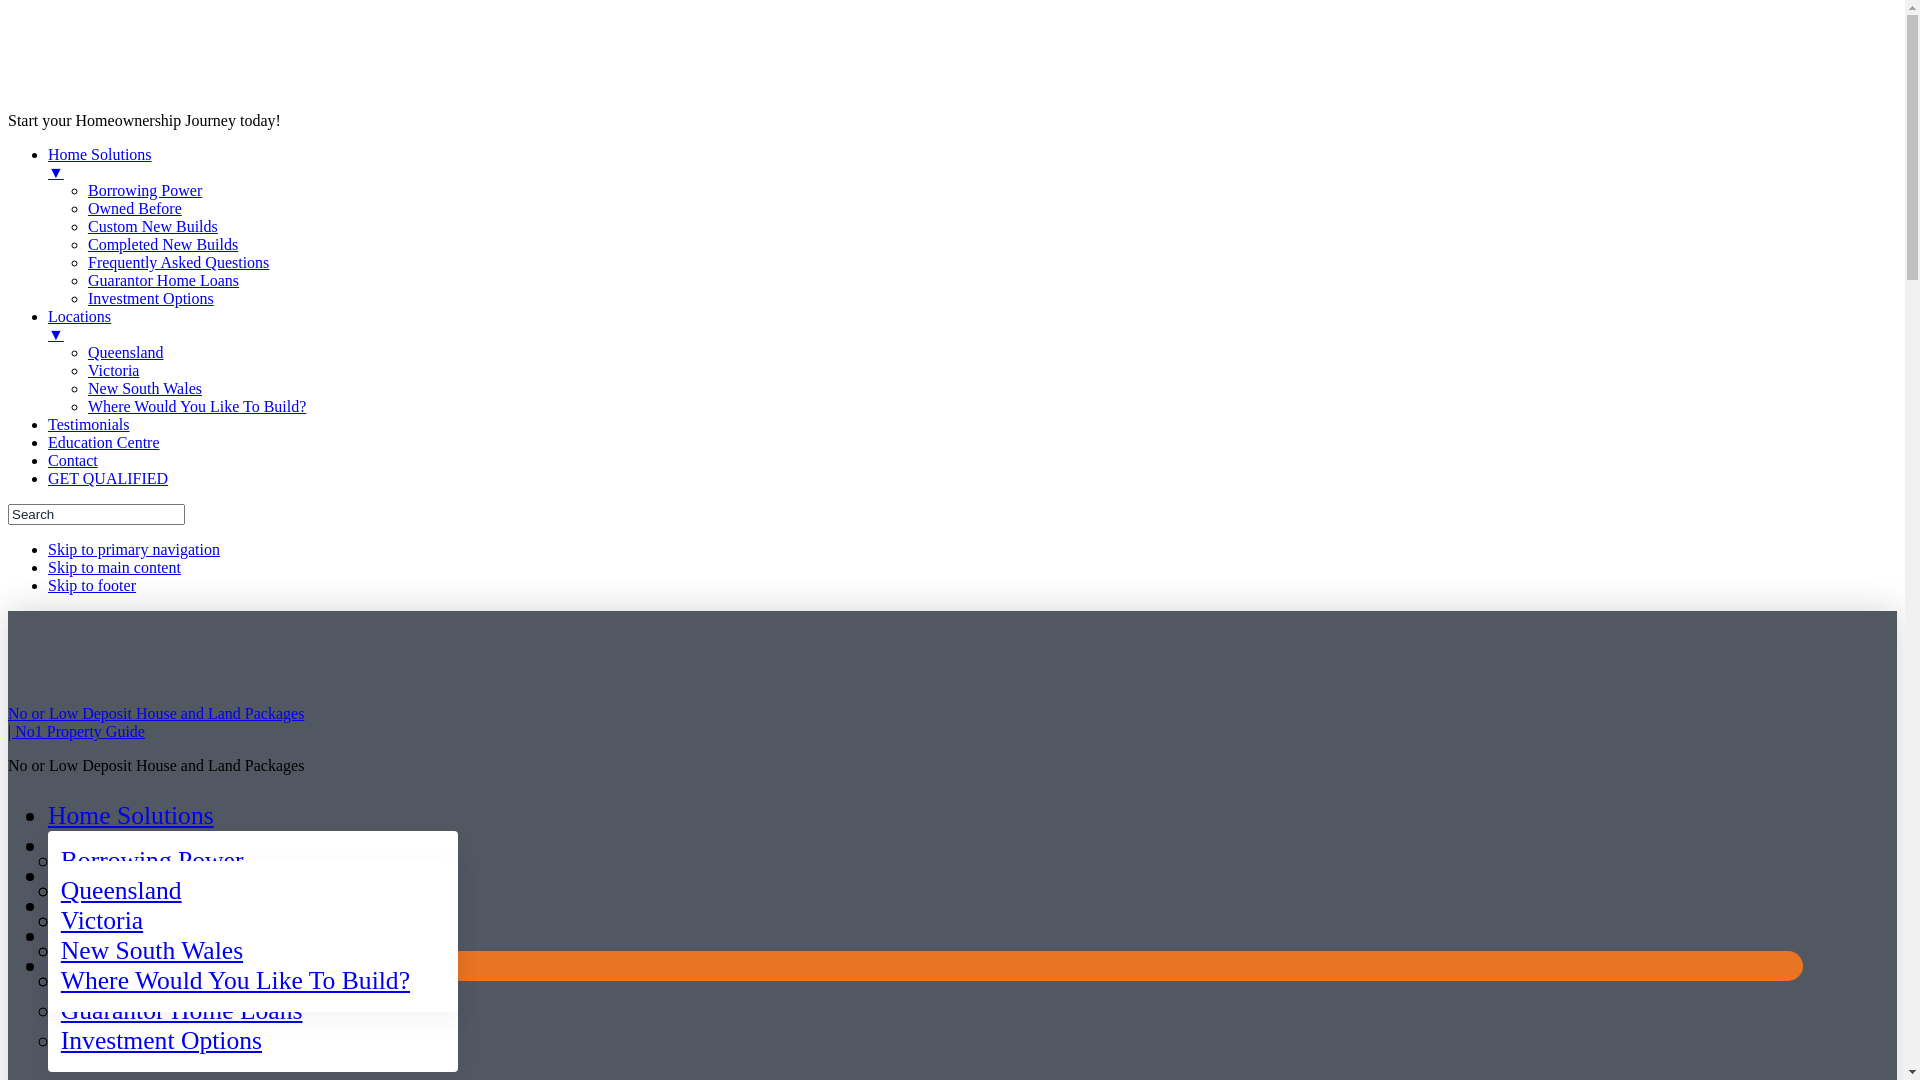  What do you see at coordinates (72, 460) in the screenshot?
I see `'Contact'` at bounding box center [72, 460].